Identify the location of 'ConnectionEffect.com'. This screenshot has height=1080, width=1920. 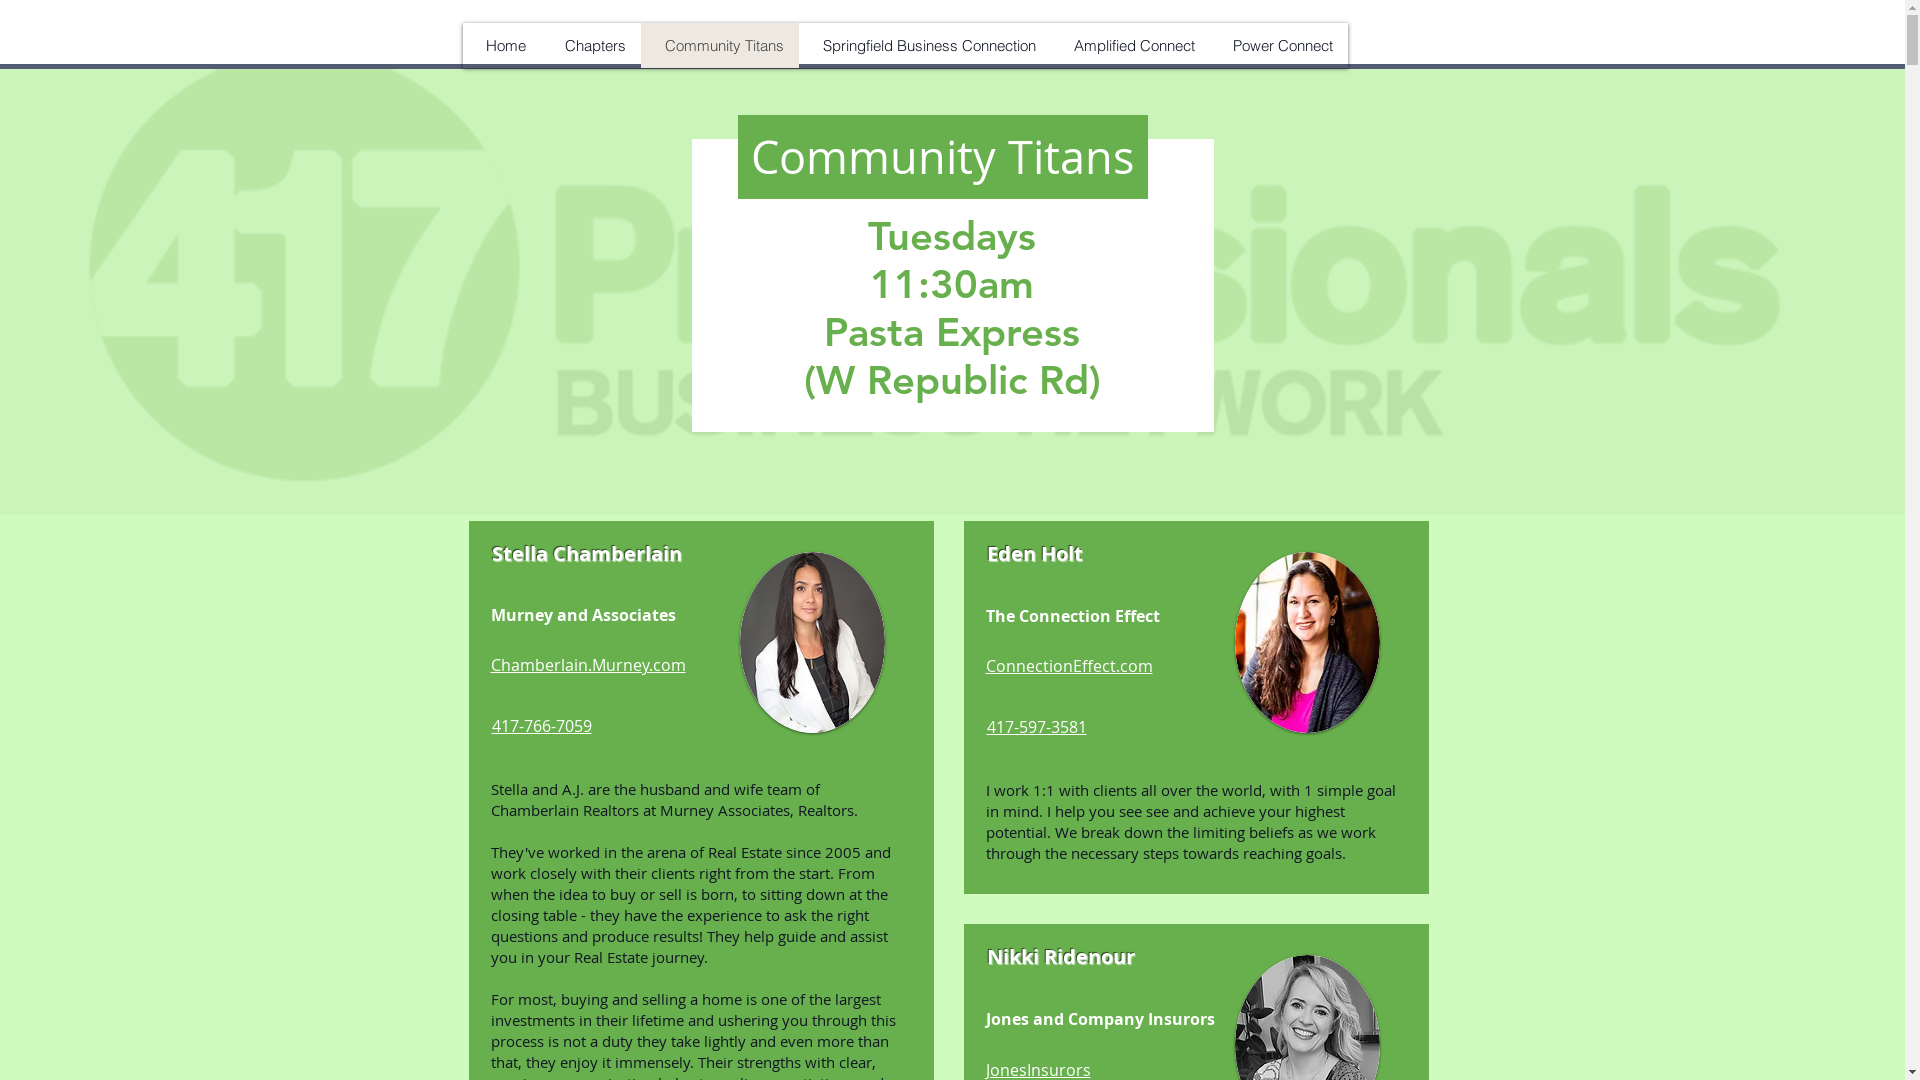
(1068, 666).